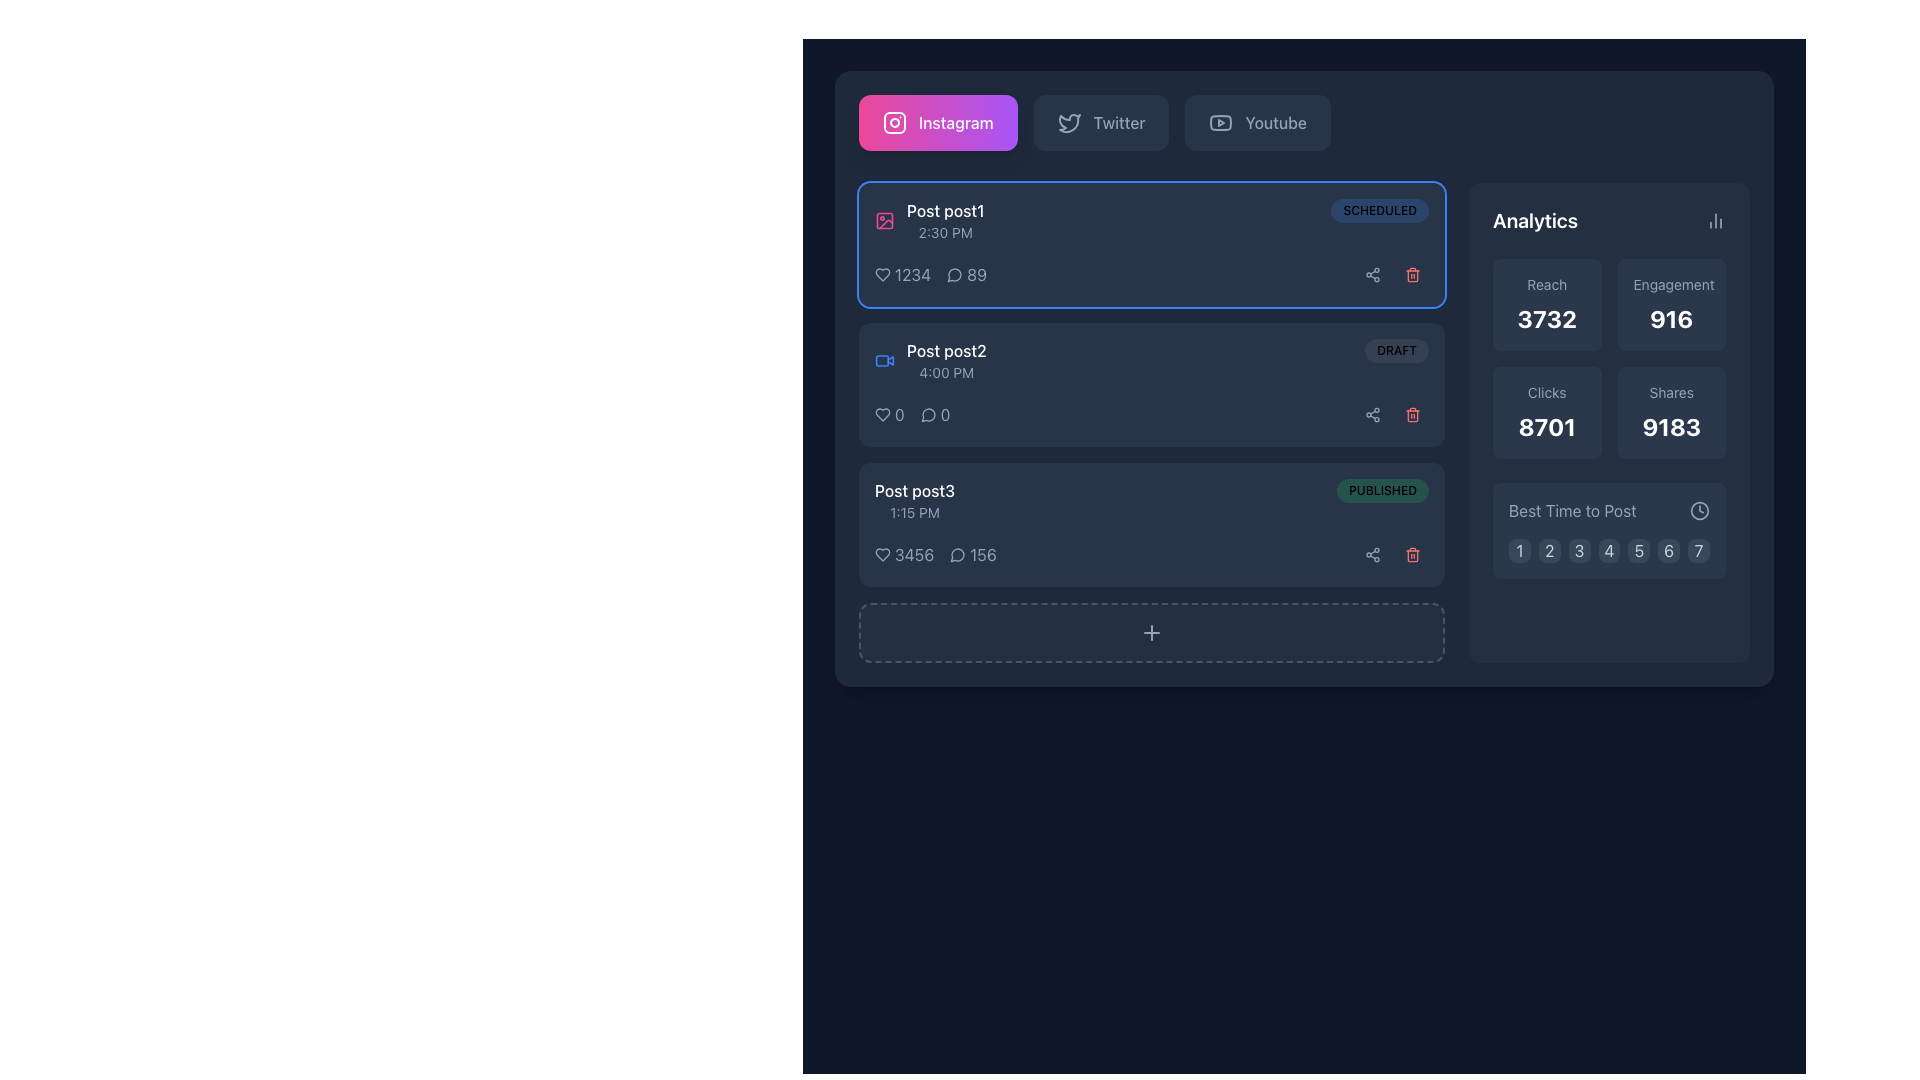 This screenshot has height=1080, width=1920. What do you see at coordinates (914, 500) in the screenshot?
I see `the text block containing the title and timestamp of the third post` at bounding box center [914, 500].